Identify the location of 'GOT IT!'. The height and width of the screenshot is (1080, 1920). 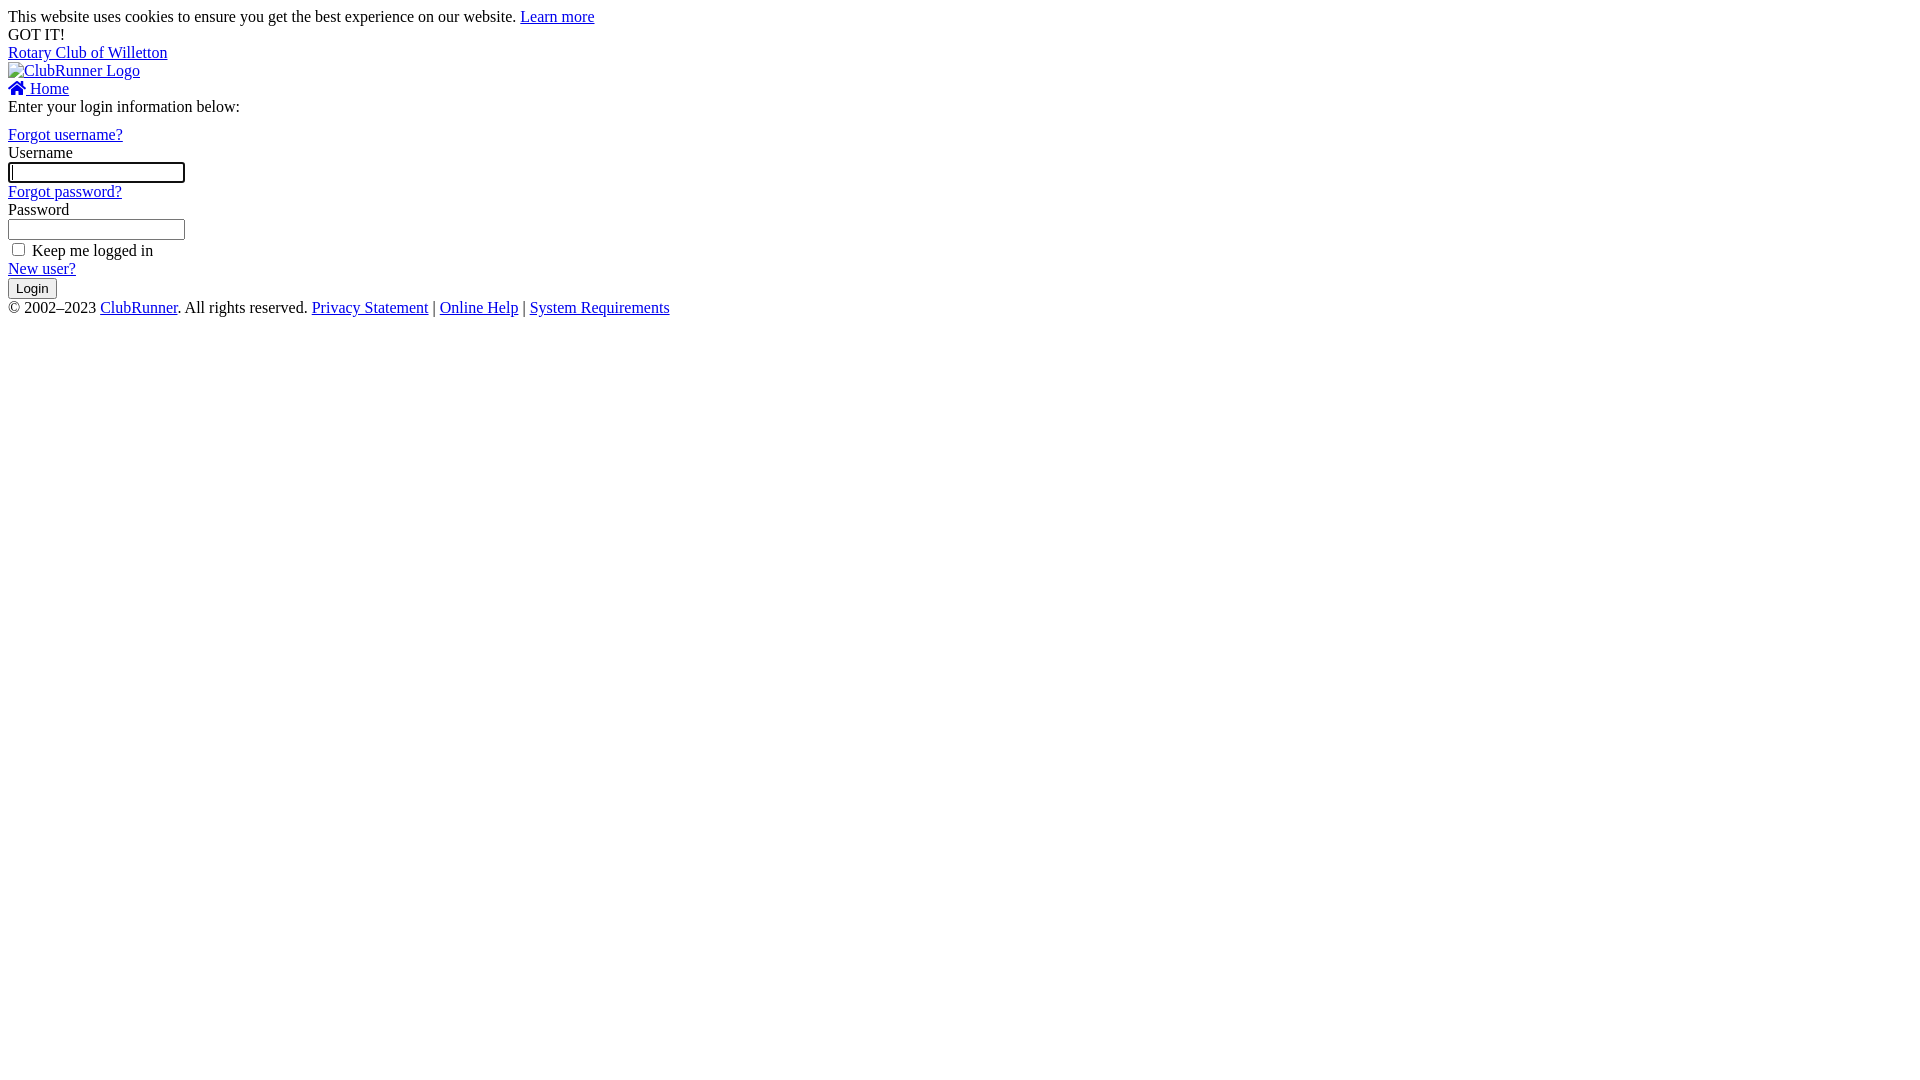
(36, 34).